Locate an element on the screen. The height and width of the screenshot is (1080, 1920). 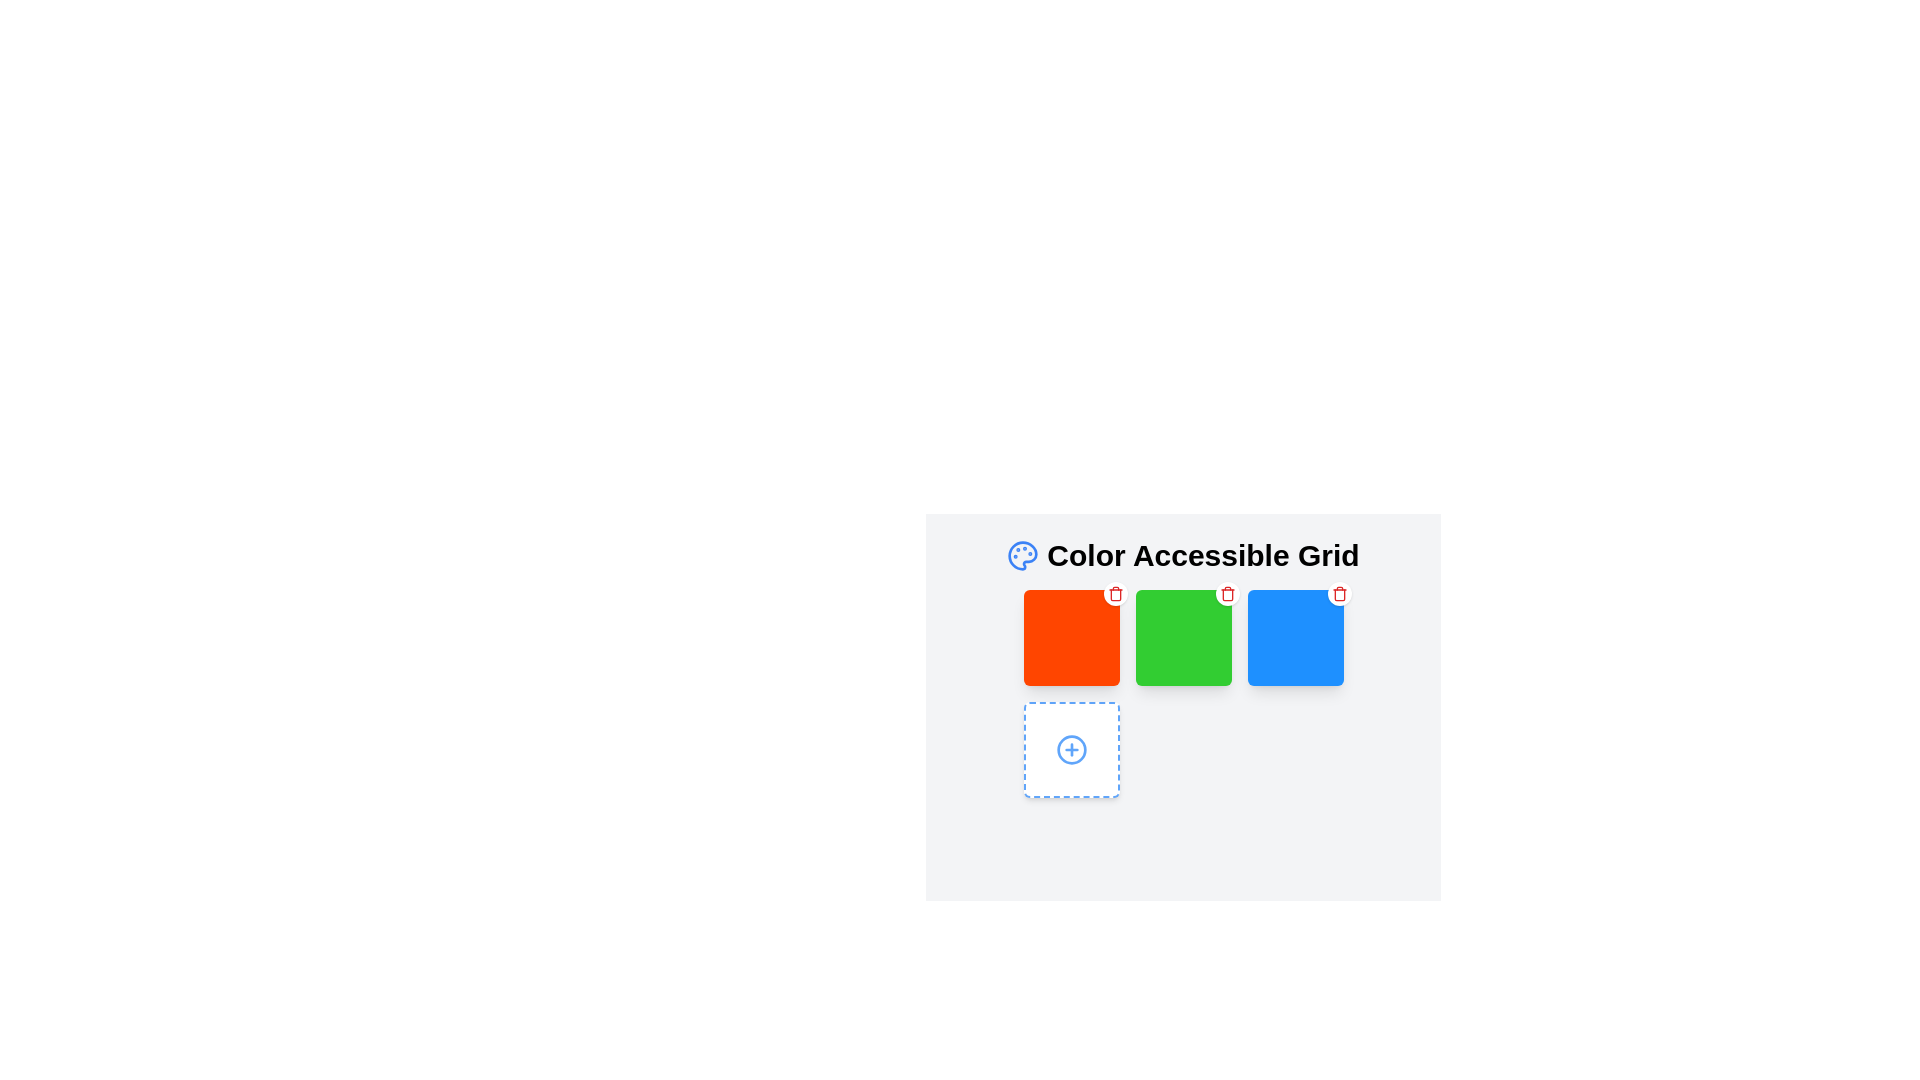
the bottom section of the trashcan icon, specifically the smooth, rounded rectangle shape that forms part of its body structure is located at coordinates (1226, 594).